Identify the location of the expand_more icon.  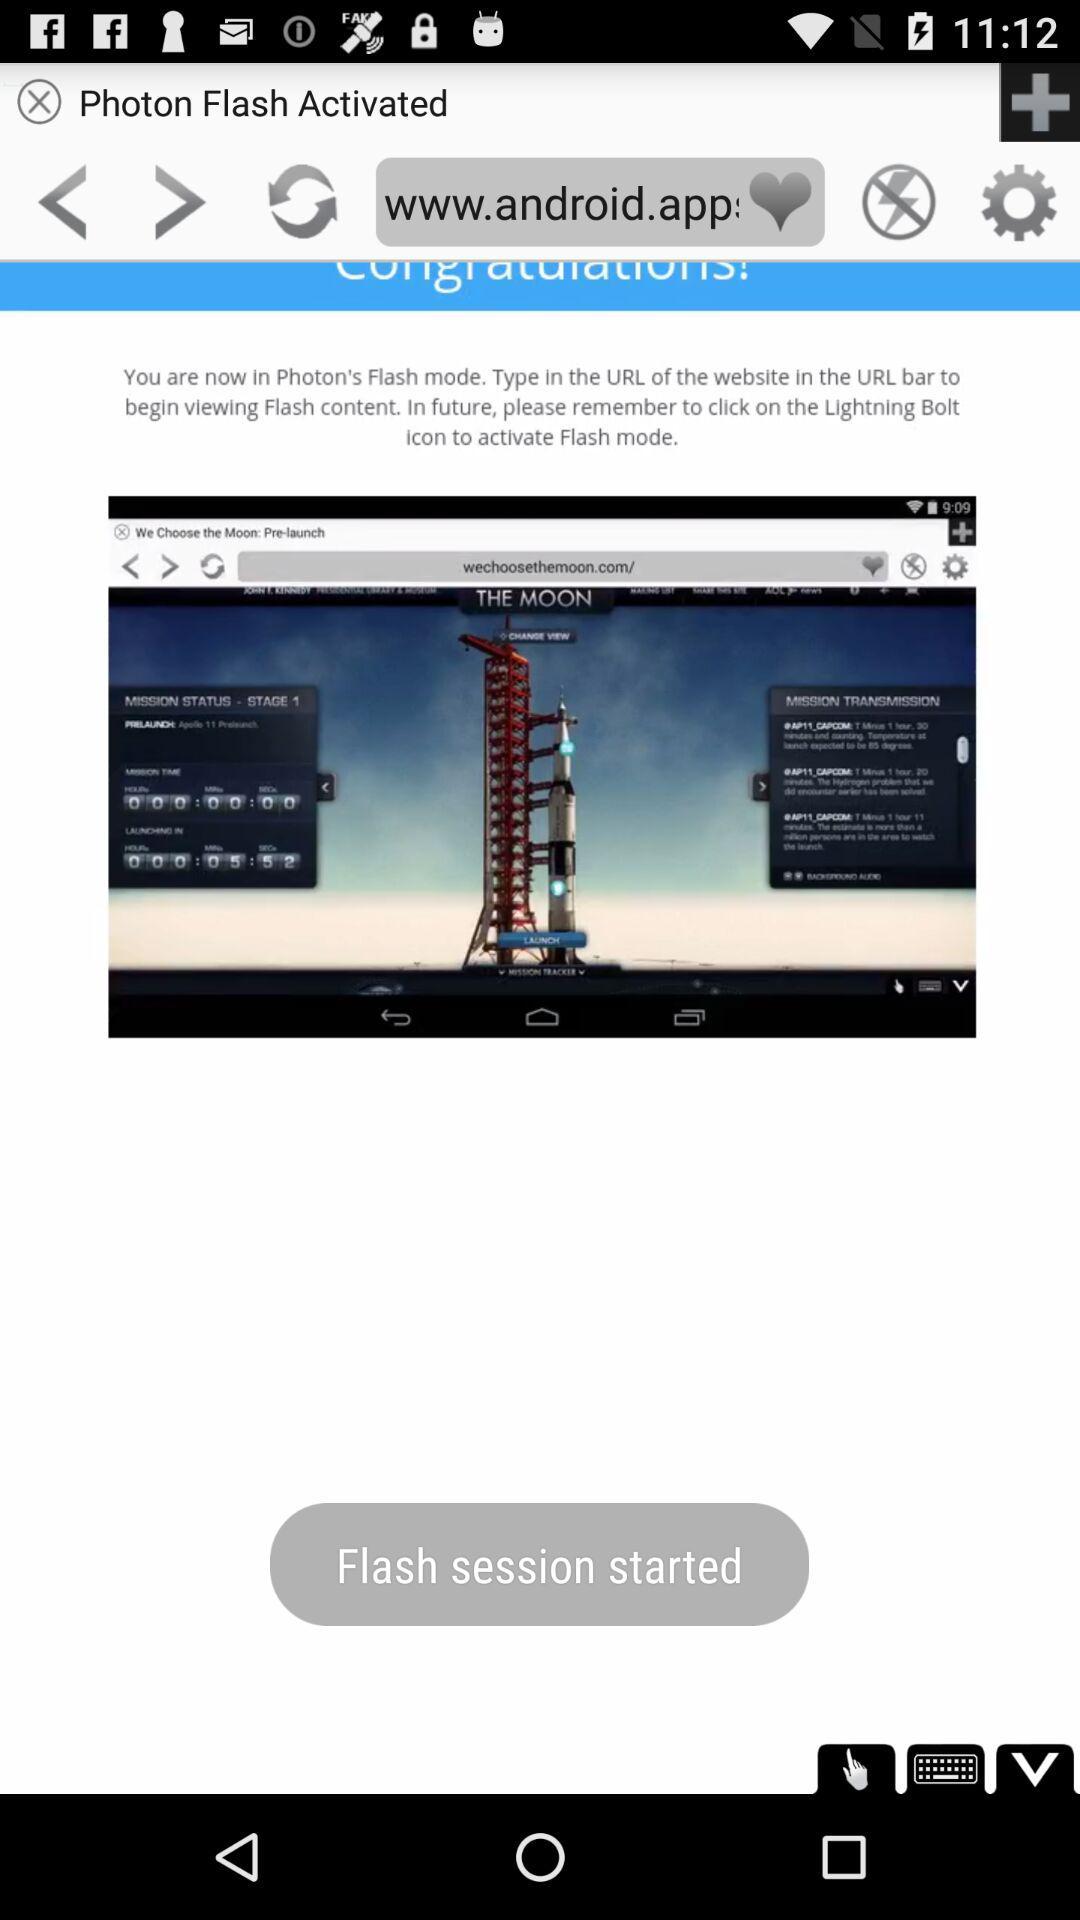
(1035, 1880).